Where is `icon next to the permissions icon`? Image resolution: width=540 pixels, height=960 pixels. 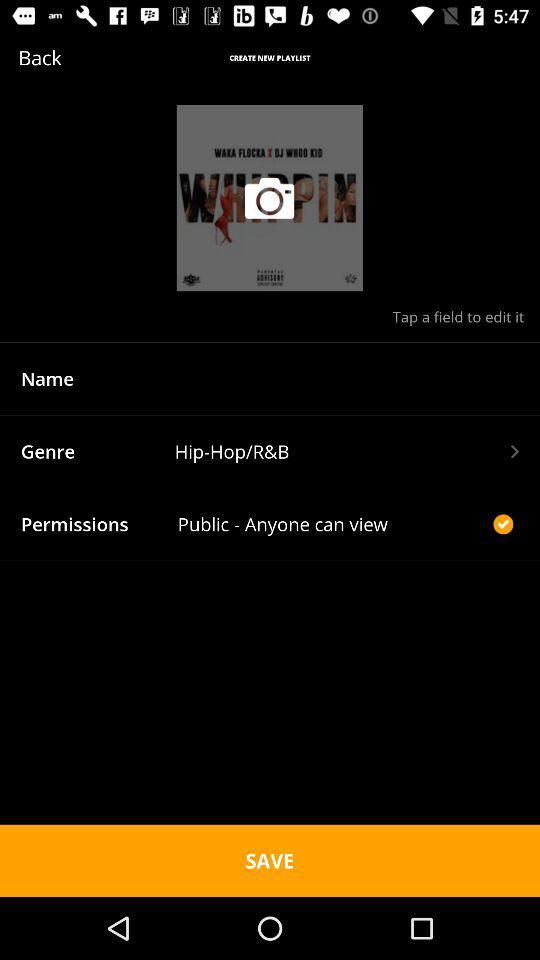
icon next to the permissions icon is located at coordinates (332, 523).